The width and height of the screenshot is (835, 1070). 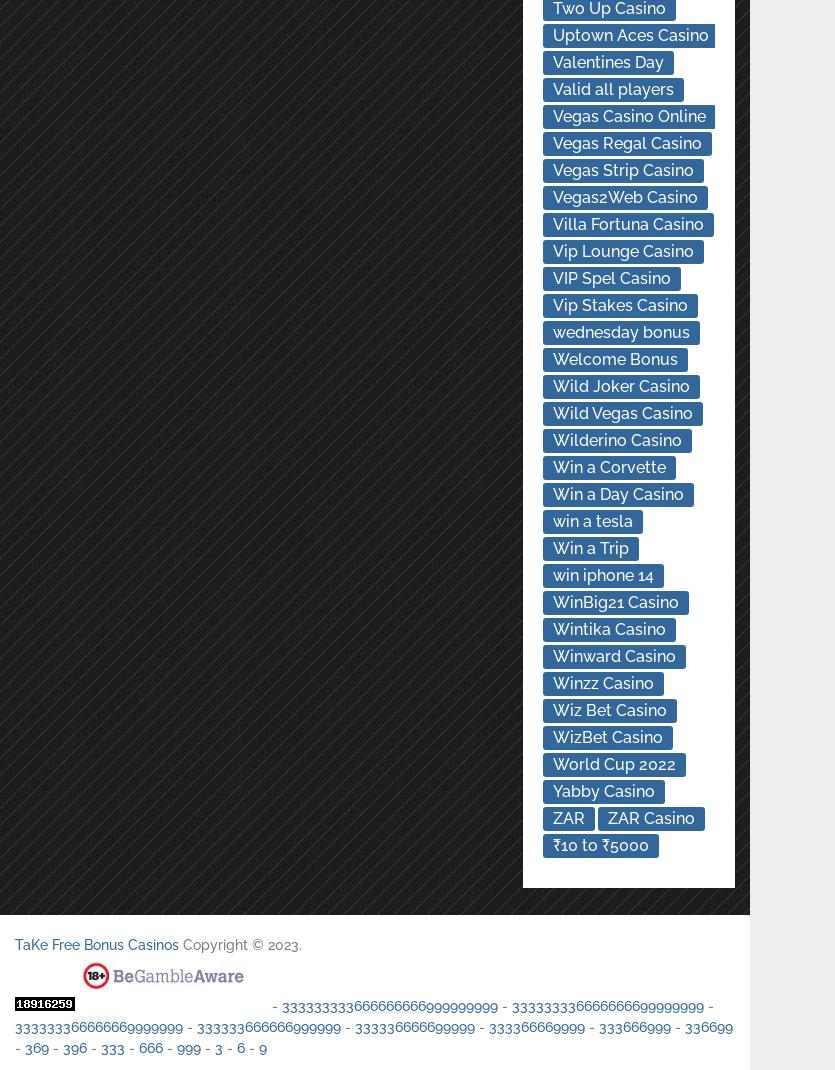 I want to click on '3', so click(x=215, y=1047).